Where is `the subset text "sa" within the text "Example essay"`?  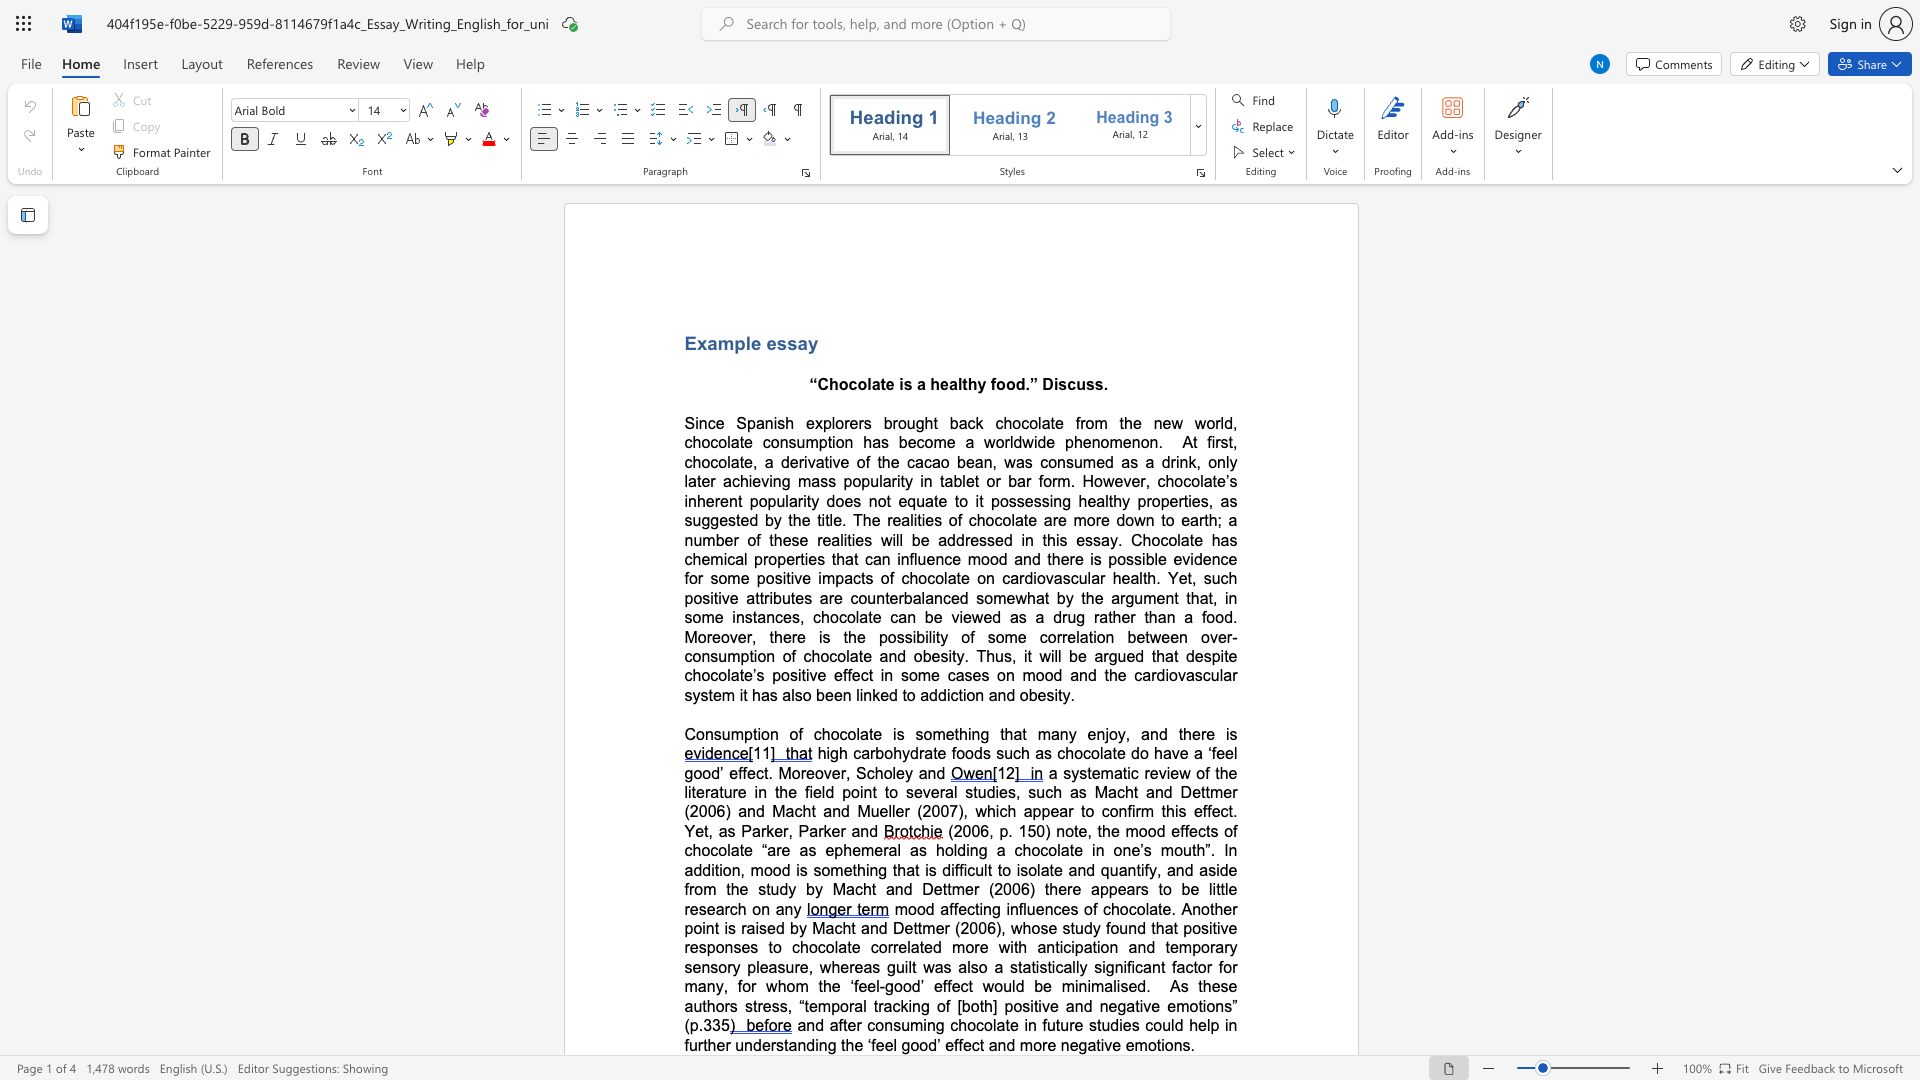
the subset text "sa" within the text "Example essay" is located at coordinates (786, 342).